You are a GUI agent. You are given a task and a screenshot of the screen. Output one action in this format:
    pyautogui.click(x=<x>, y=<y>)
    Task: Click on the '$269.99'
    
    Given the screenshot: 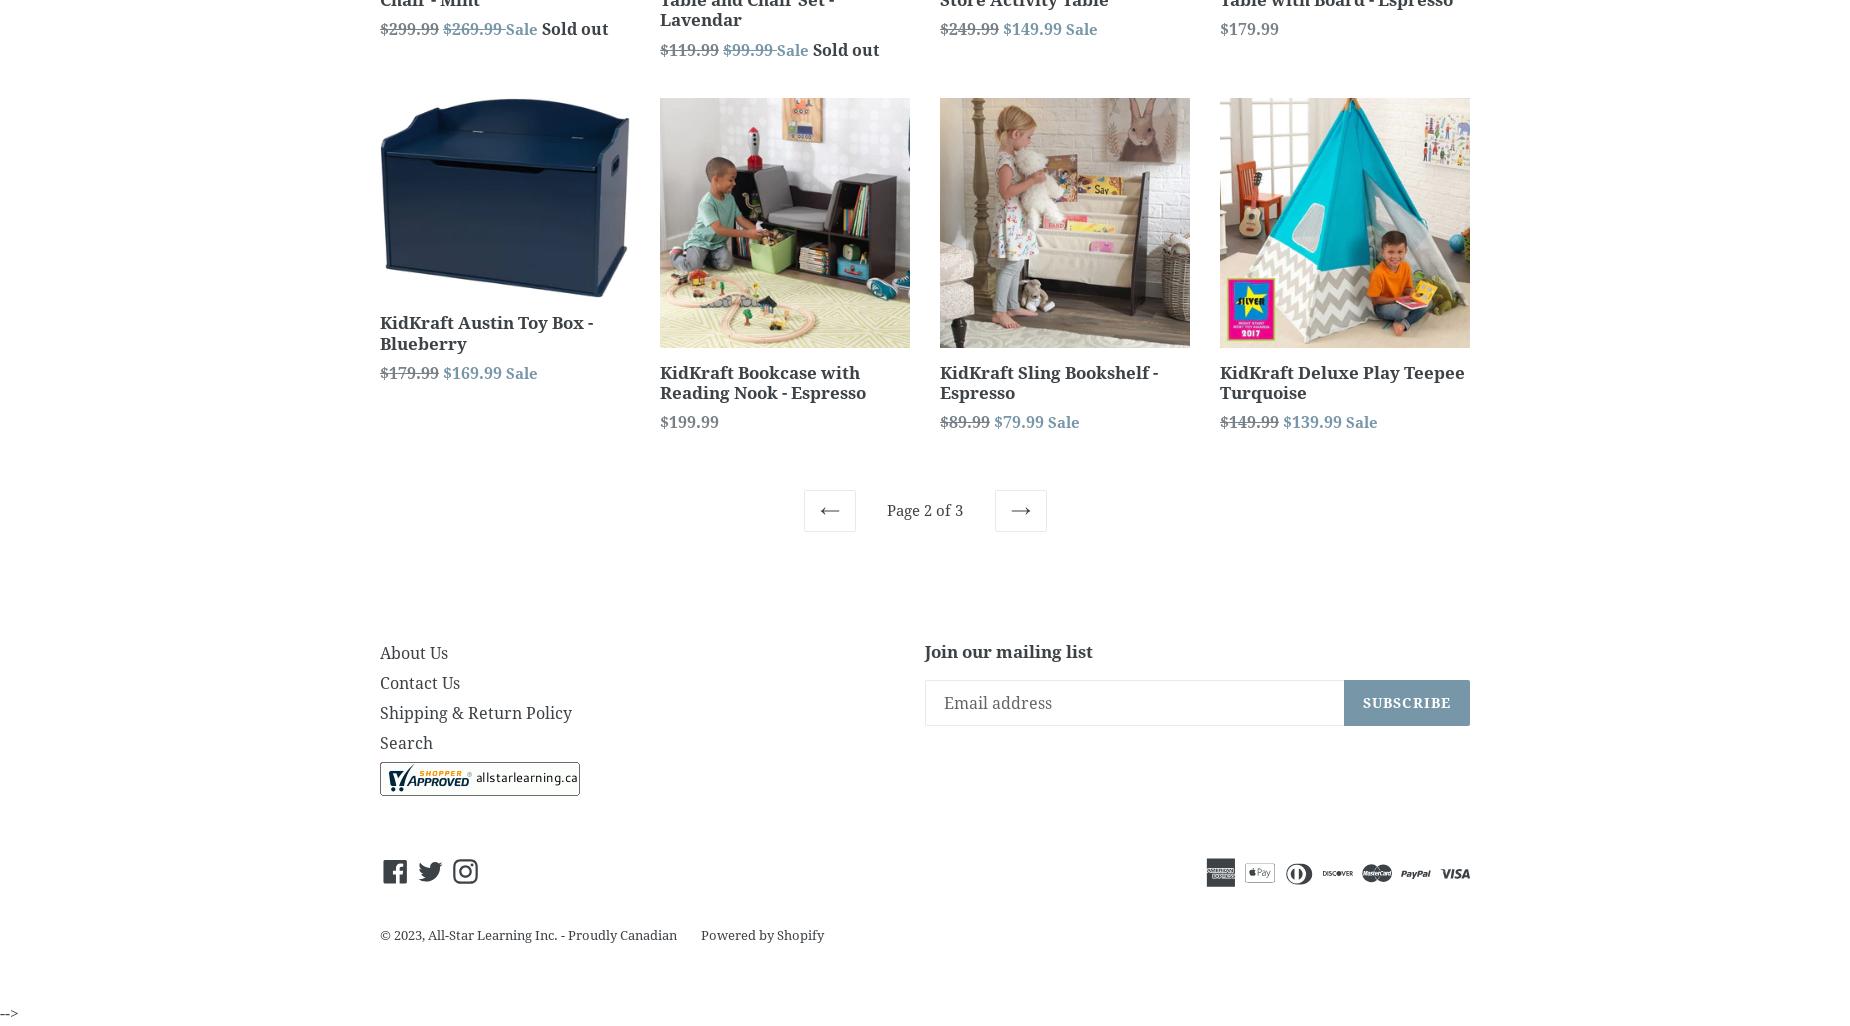 What is the action you would take?
    pyautogui.click(x=474, y=29)
    